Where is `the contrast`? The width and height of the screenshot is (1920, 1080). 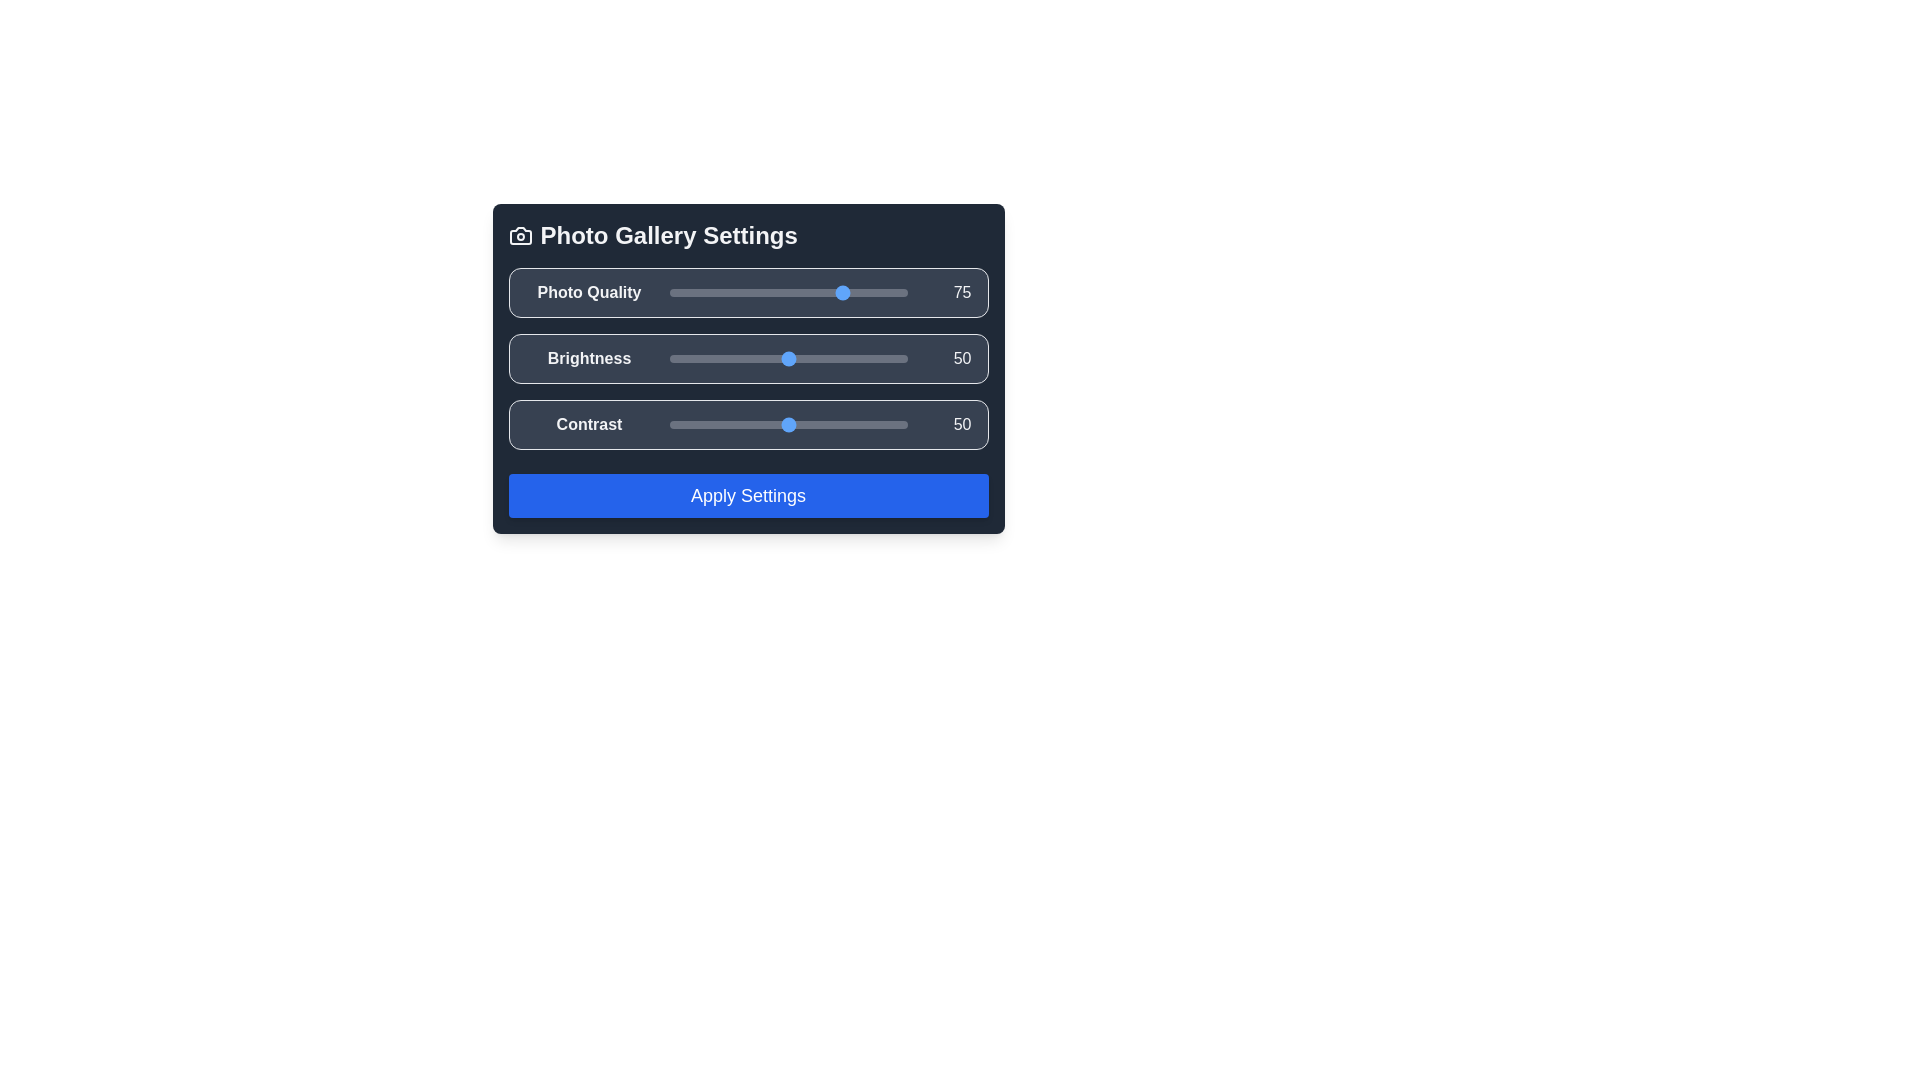
the contrast is located at coordinates (782, 423).